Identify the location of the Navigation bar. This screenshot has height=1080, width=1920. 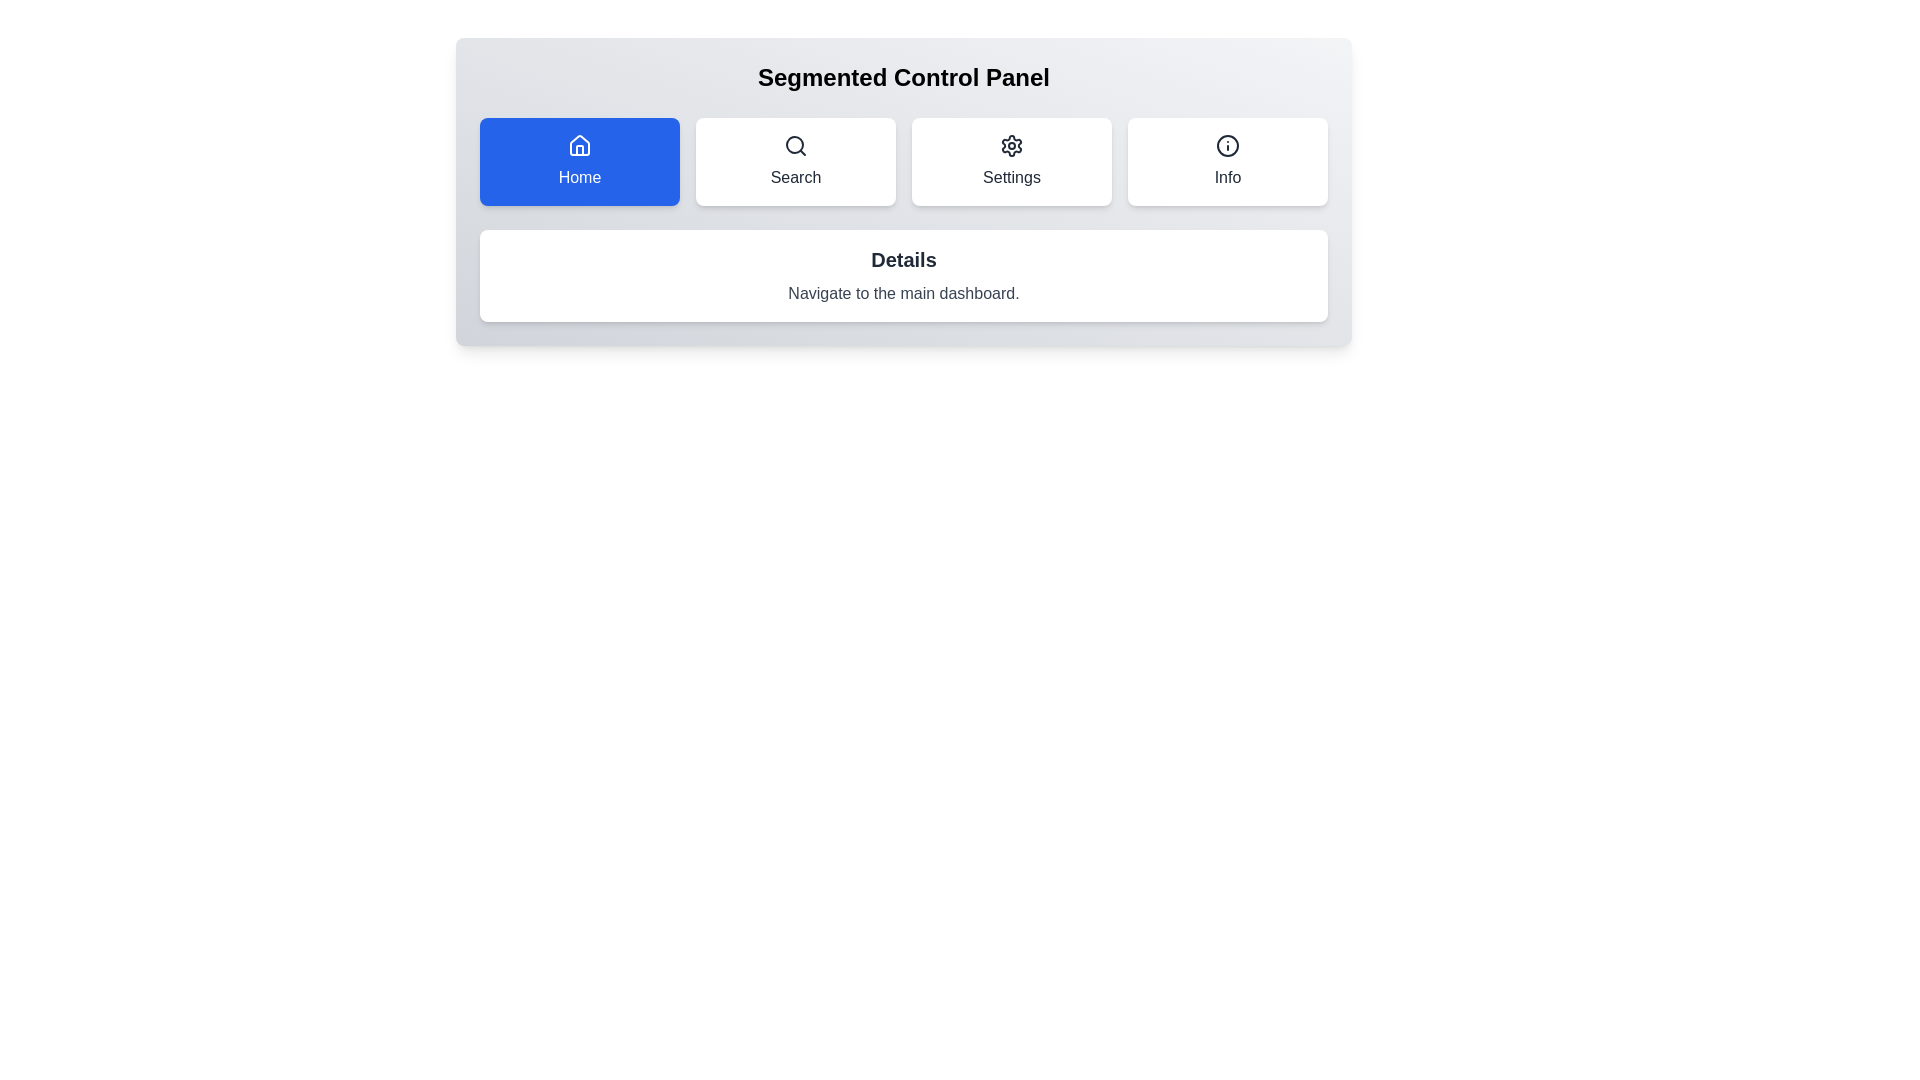
(902, 161).